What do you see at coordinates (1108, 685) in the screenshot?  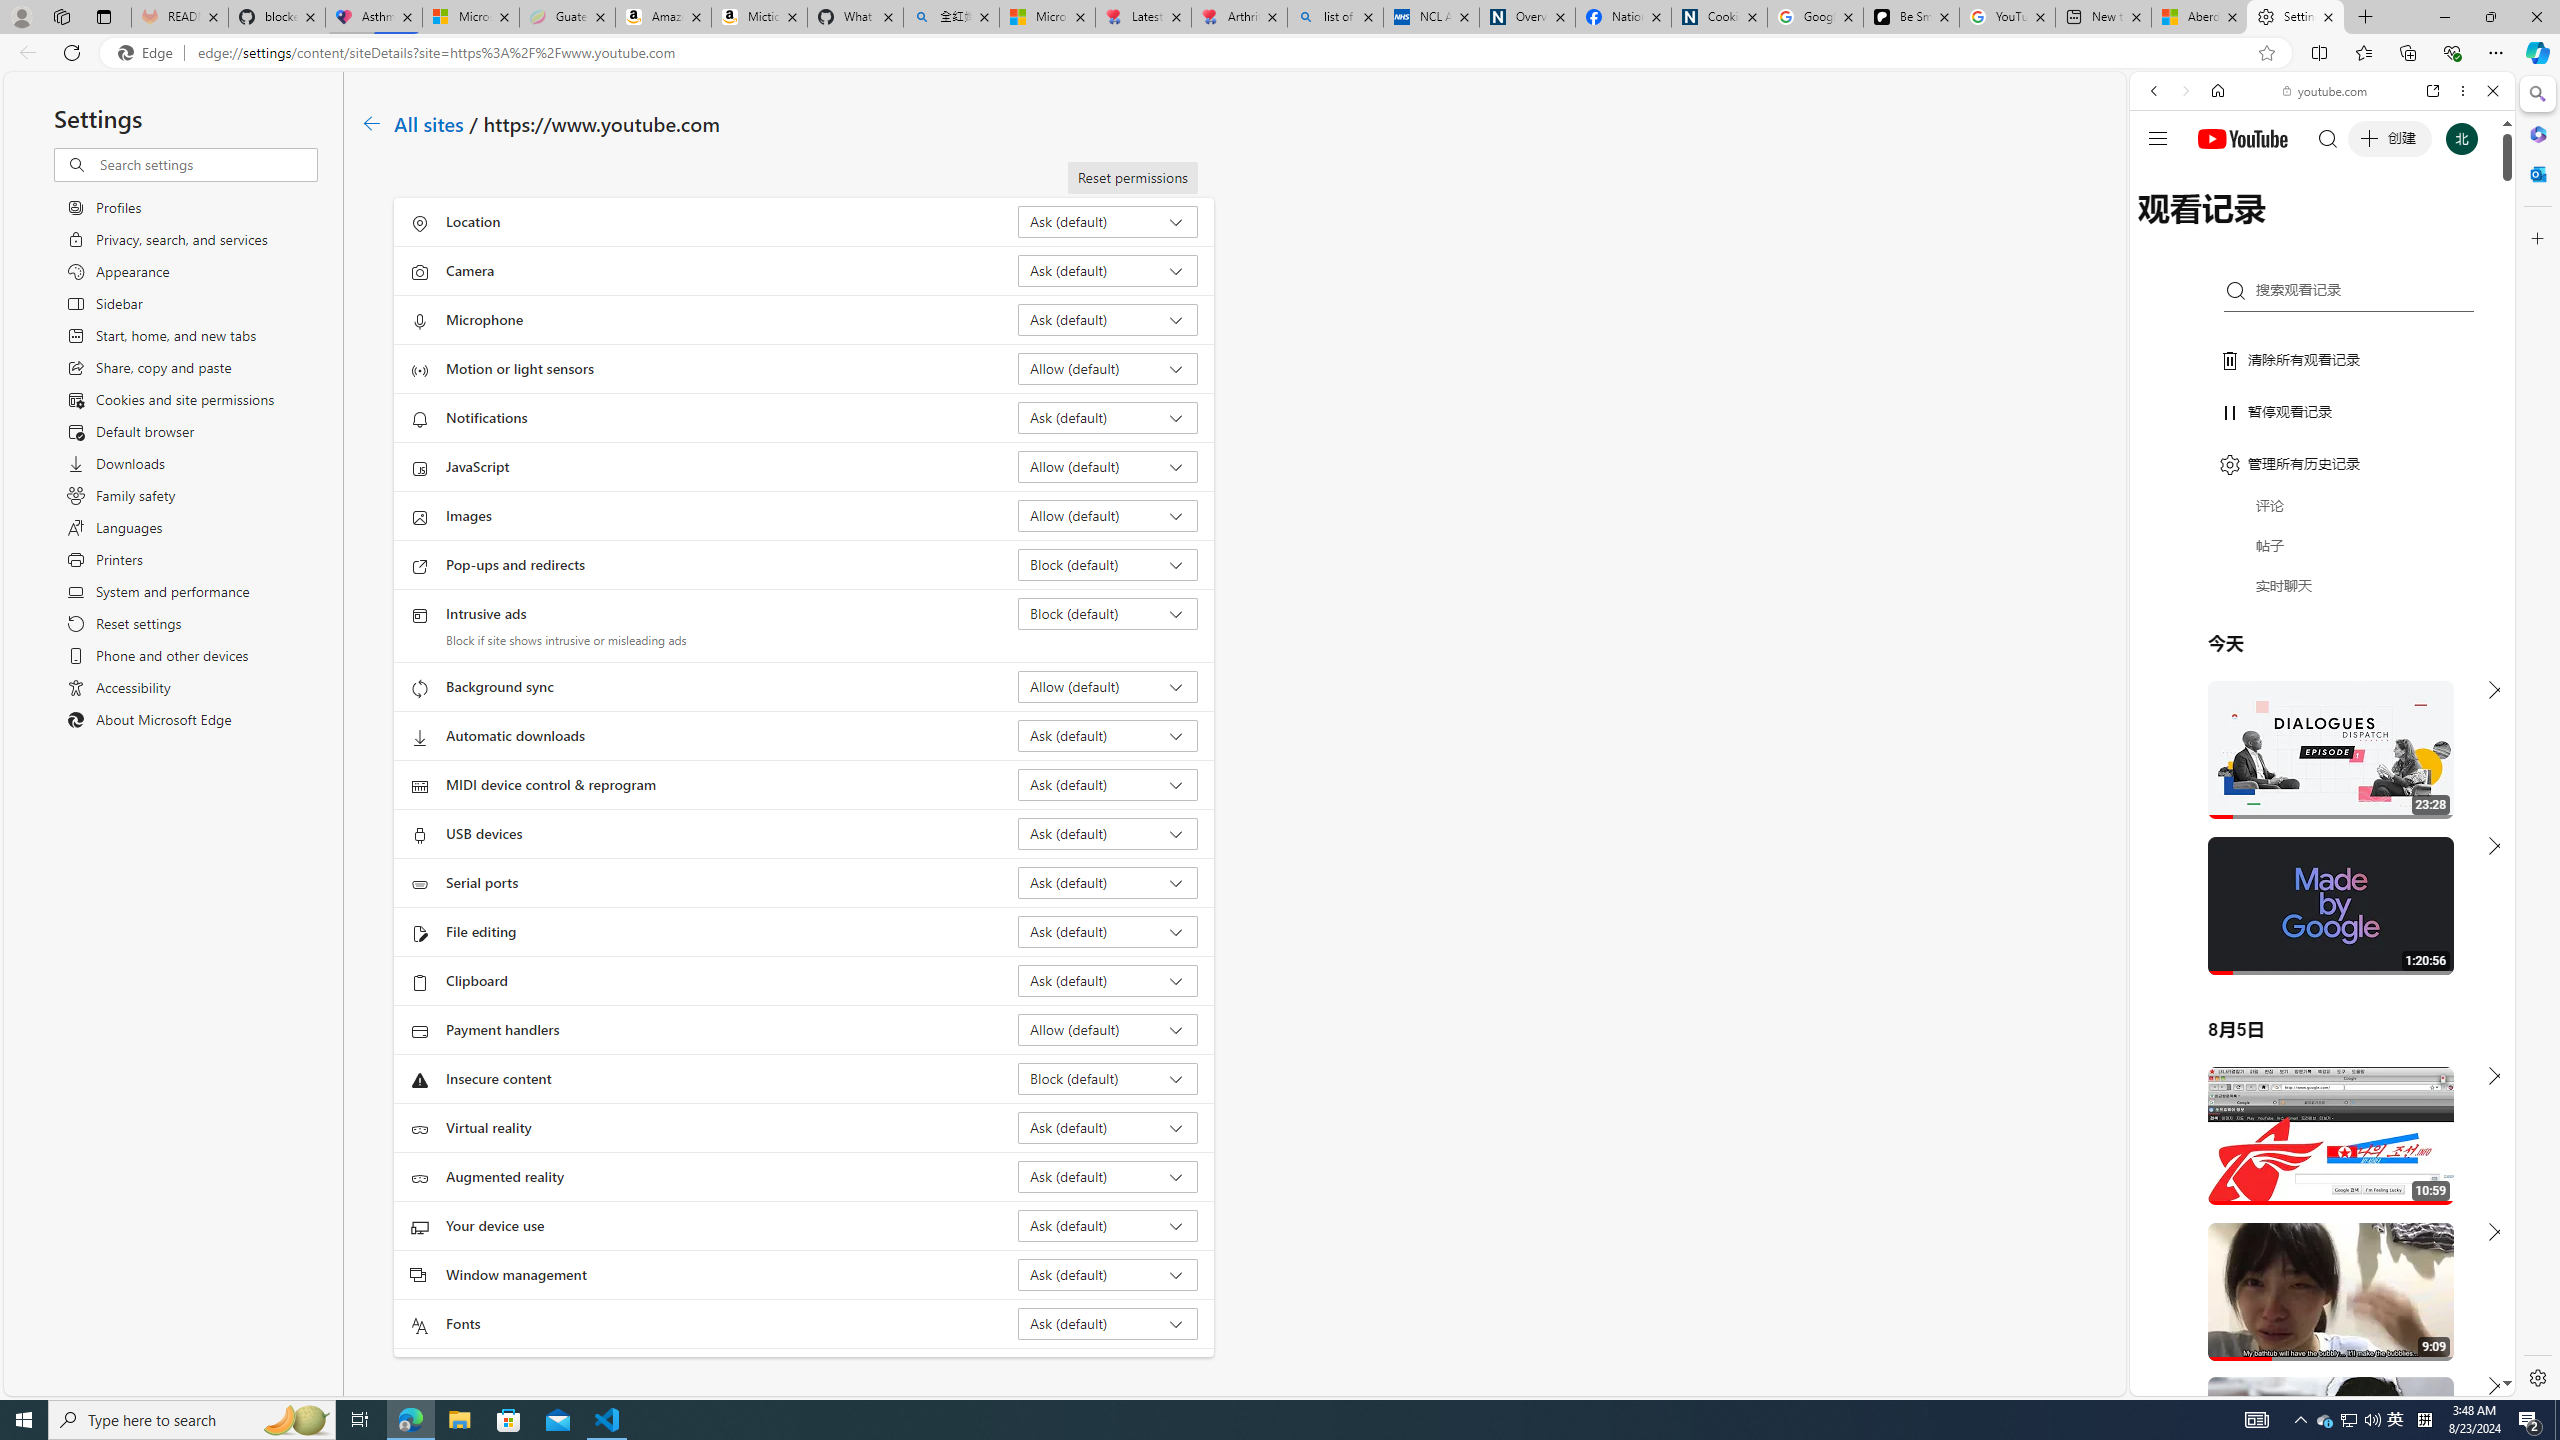 I see `'Background sync Allow (default)'` at bounding box center [1108, 685].